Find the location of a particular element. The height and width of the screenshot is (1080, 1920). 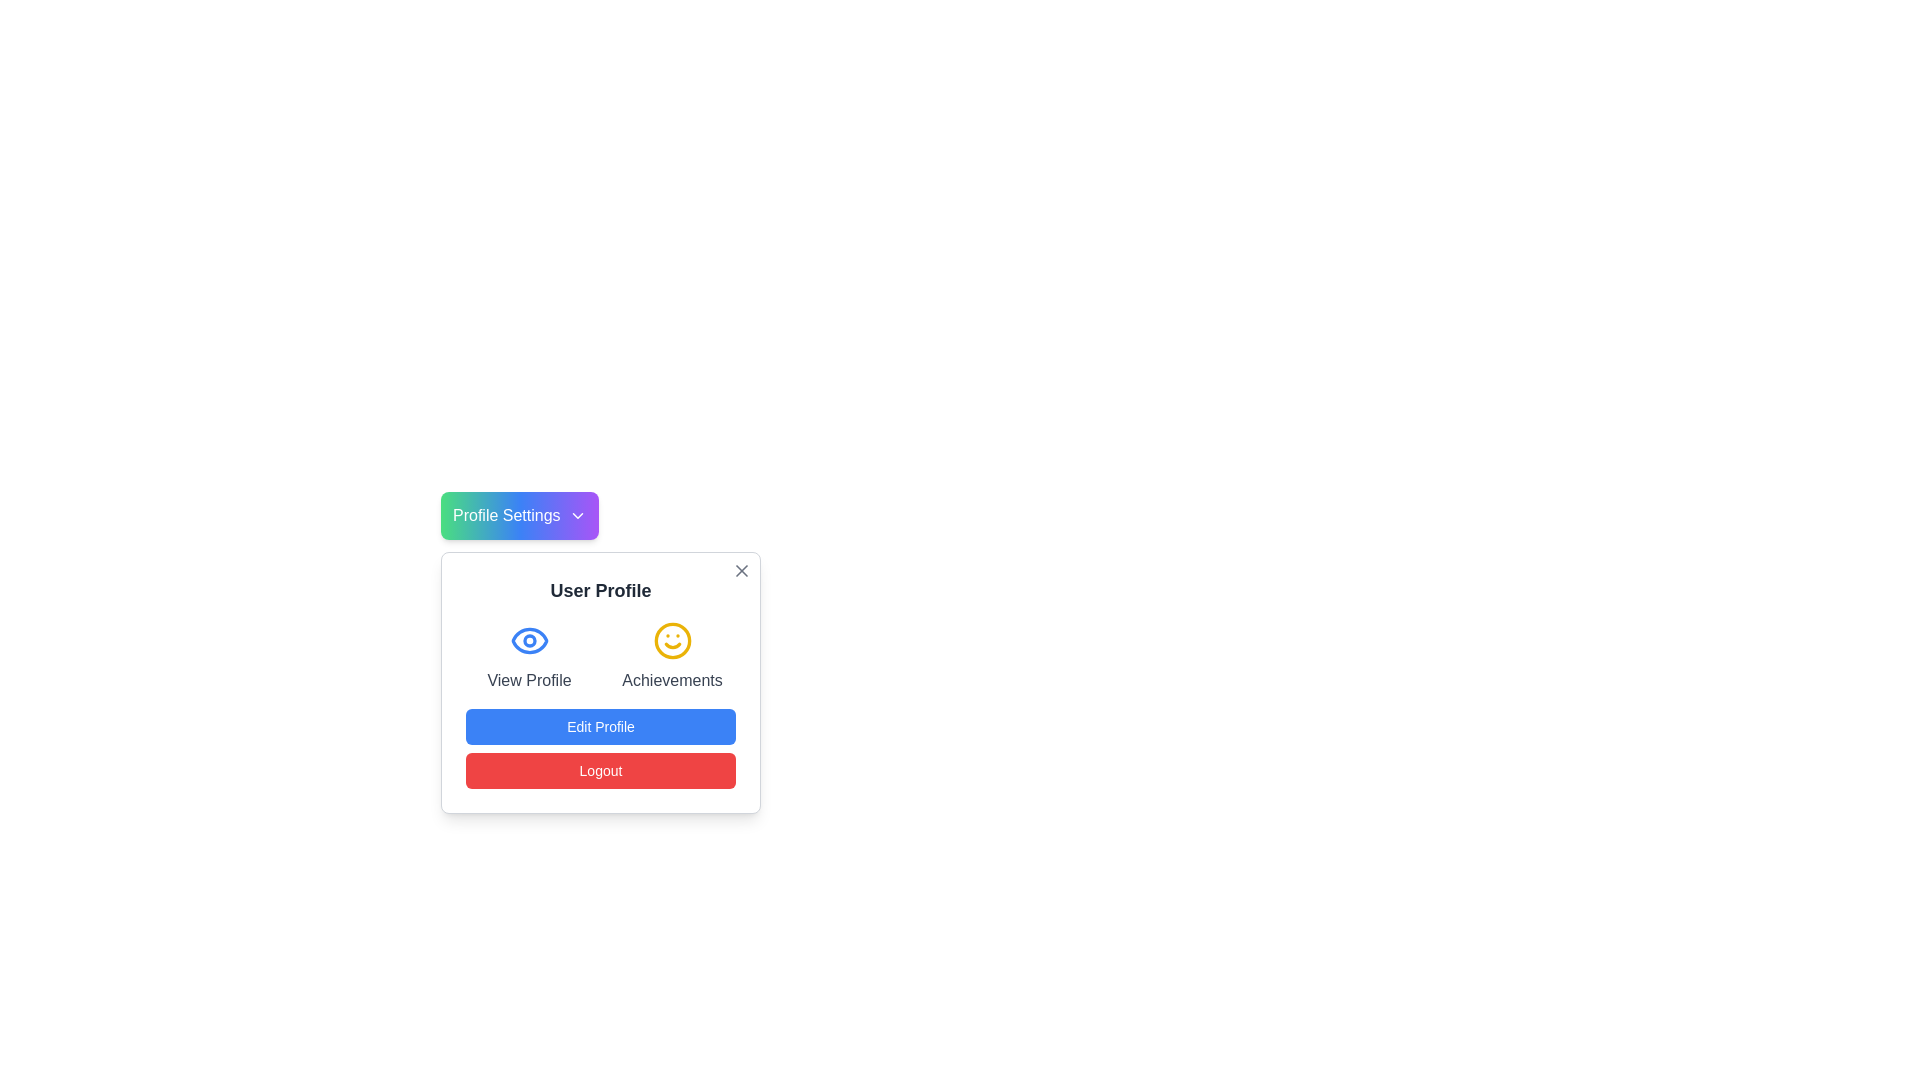

the logout button located at the bottom of the 'User Profile' dialog box is located at coordinates (599, 770).